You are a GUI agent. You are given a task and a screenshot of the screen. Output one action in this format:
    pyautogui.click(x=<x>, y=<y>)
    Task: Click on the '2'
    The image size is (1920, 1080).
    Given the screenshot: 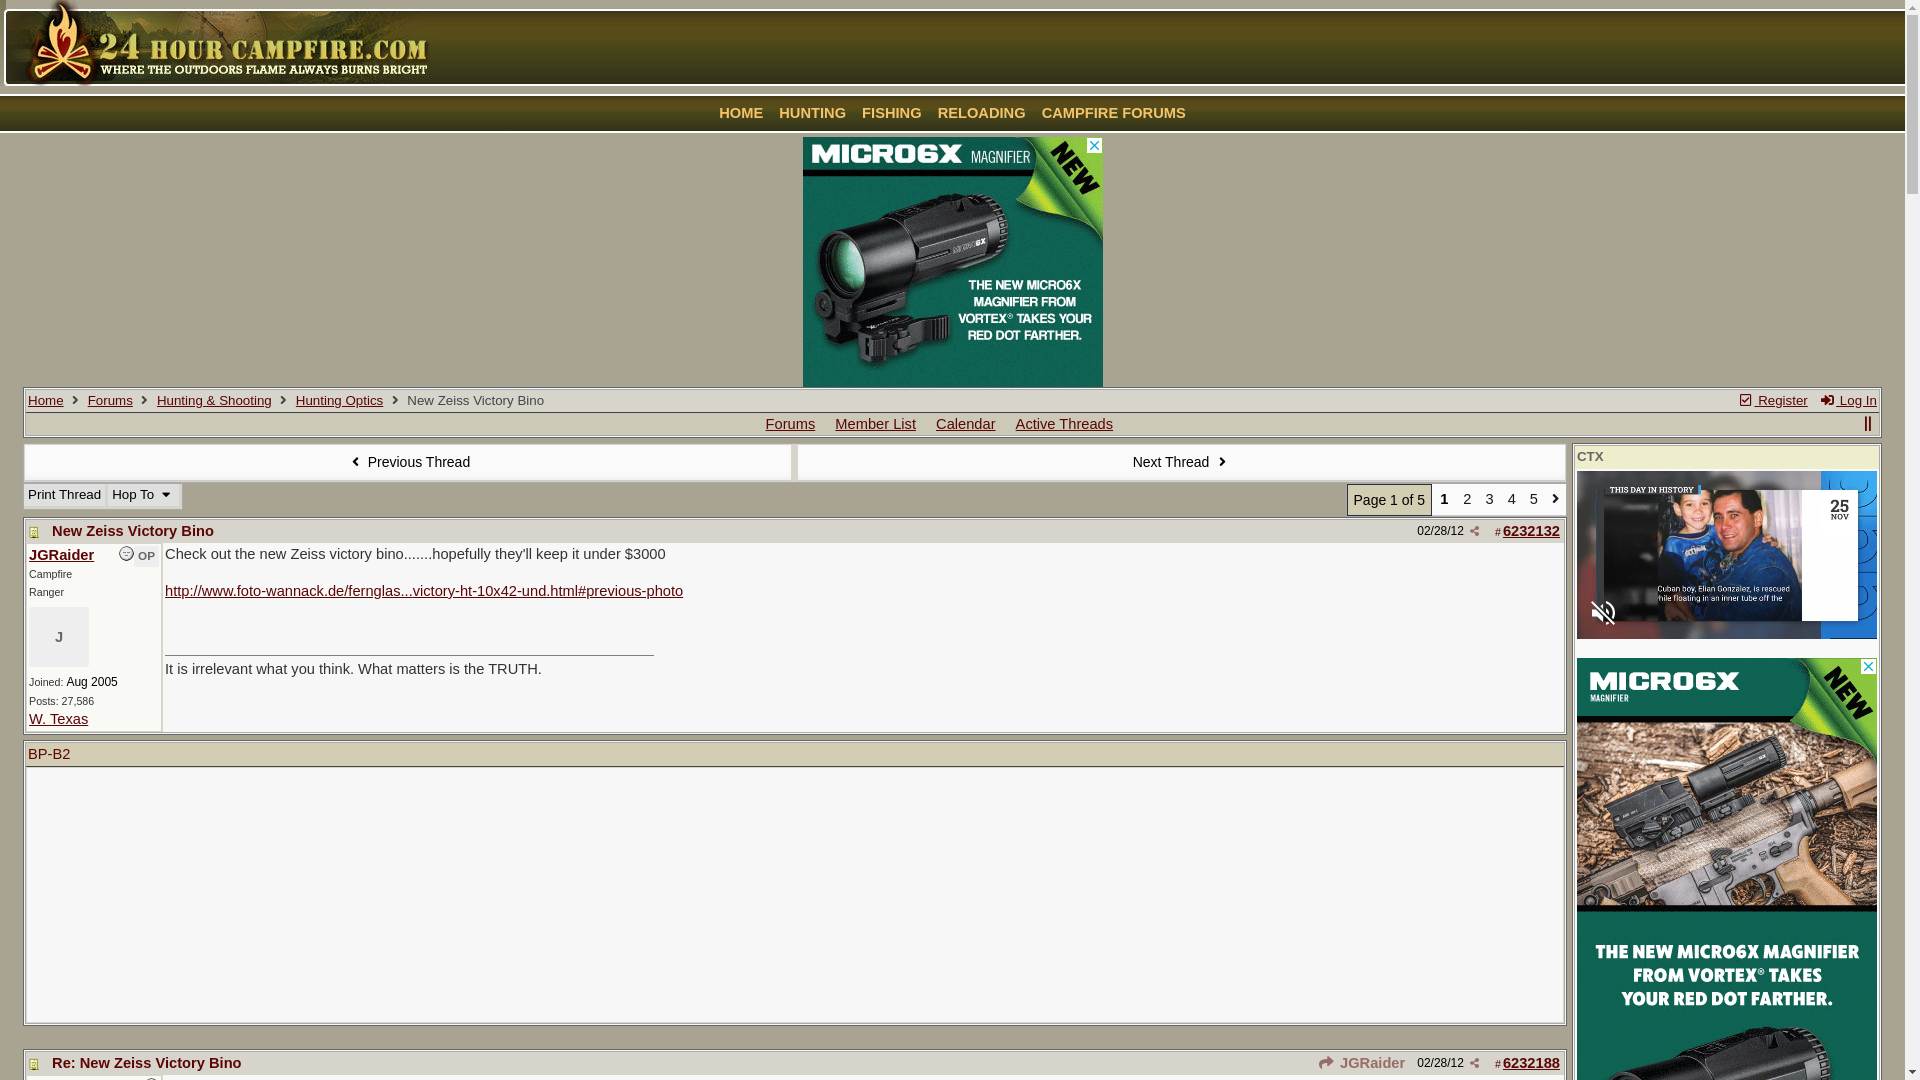 What is the action you would take?
    pyautogui.click(x=1467, y=499)
    